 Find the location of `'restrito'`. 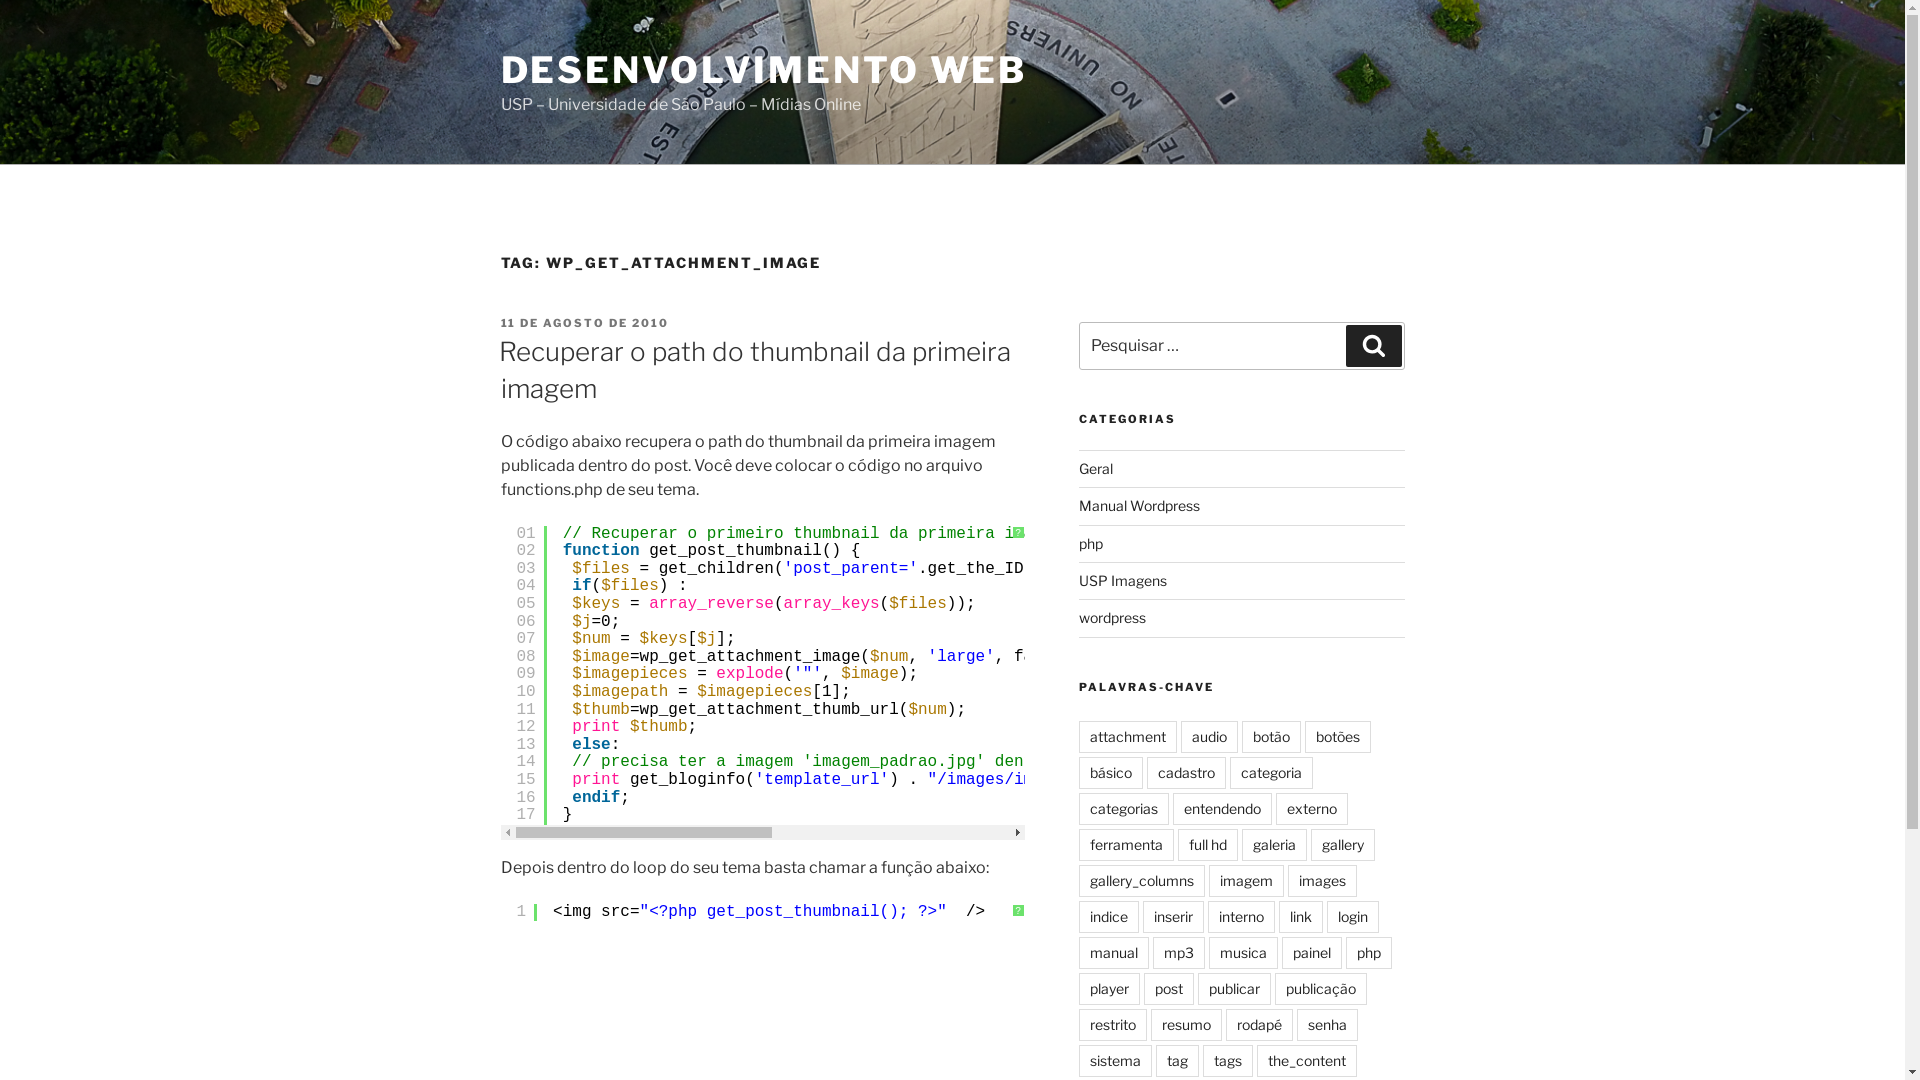

'restrito' is located at coordinates (1112, 1025).